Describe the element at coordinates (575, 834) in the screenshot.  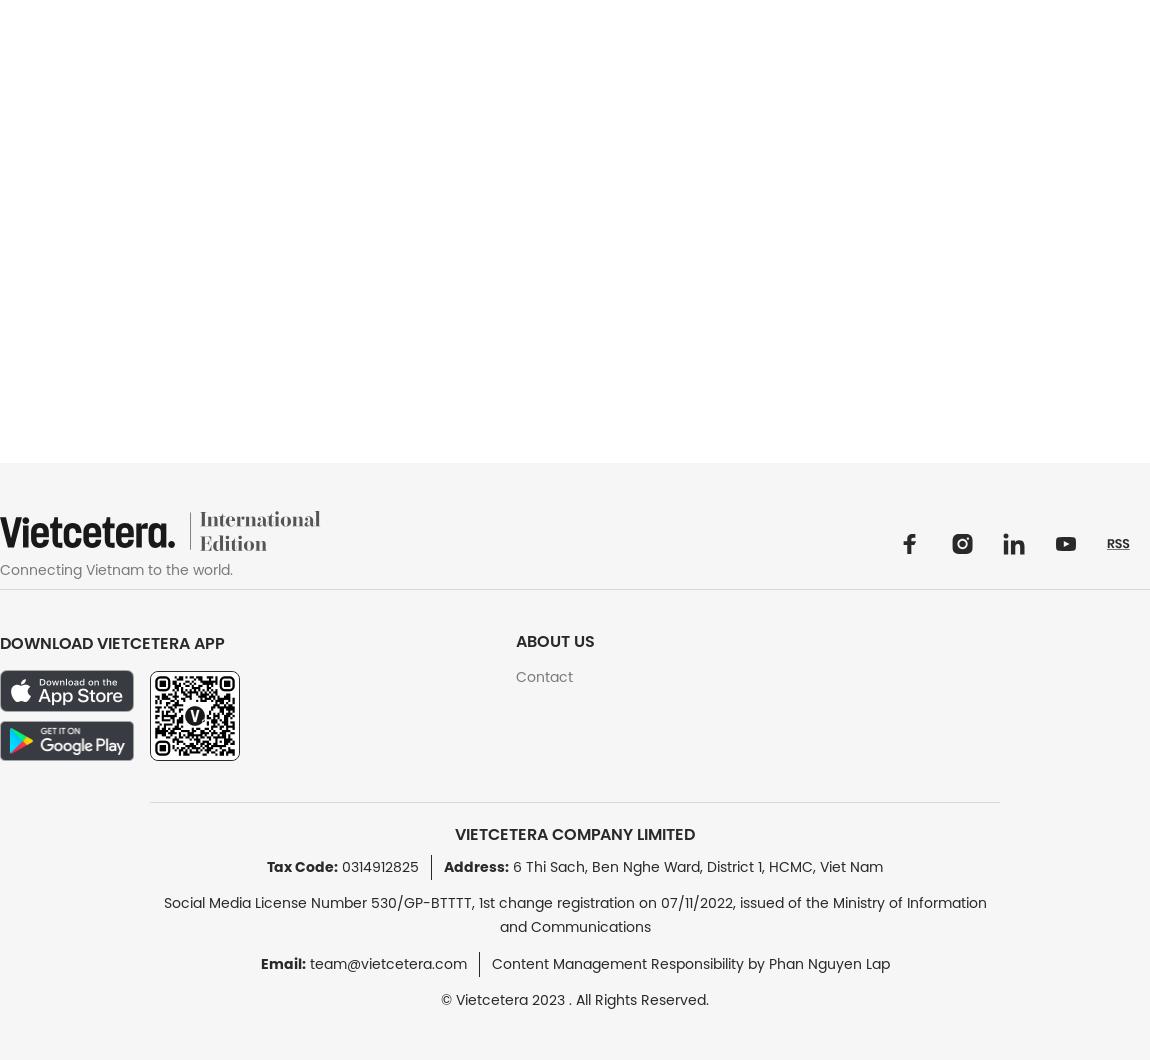
I see `'VIETCETERA COMPANY LIMITED'` at that location.